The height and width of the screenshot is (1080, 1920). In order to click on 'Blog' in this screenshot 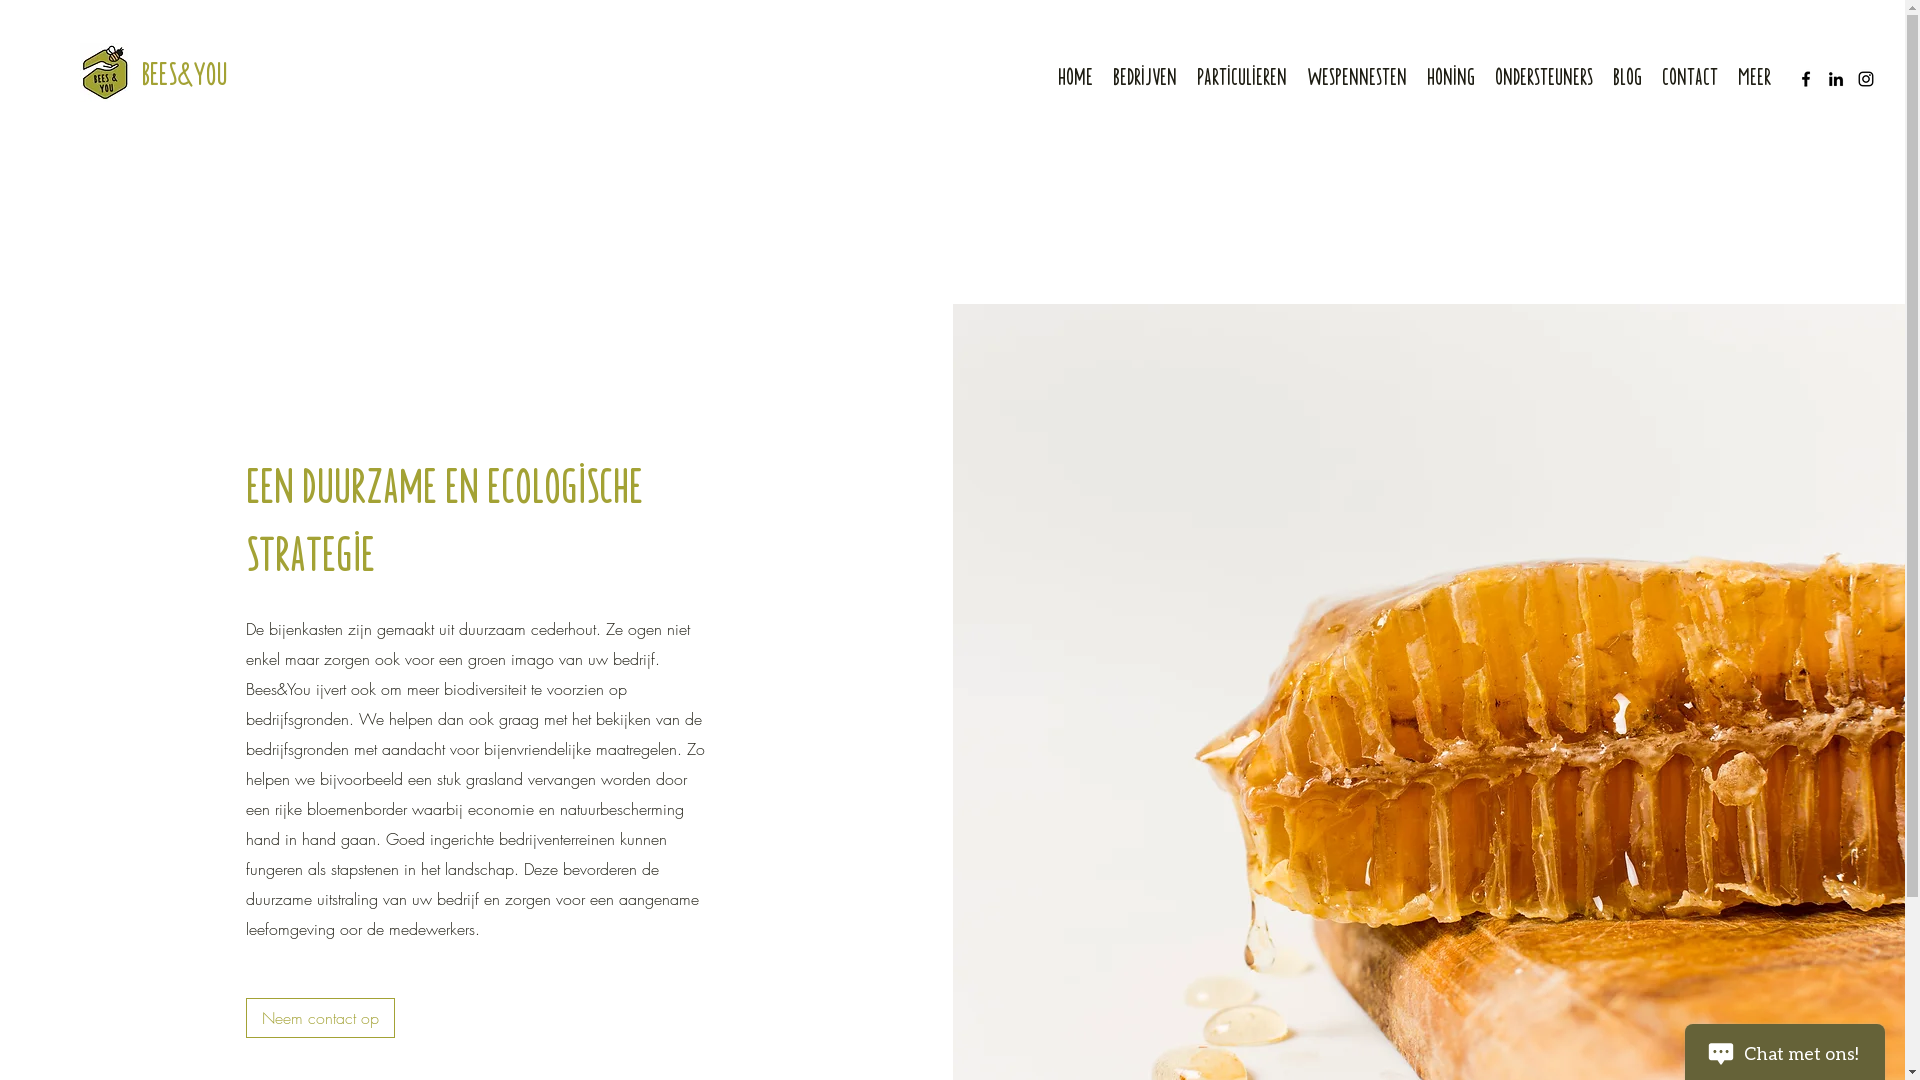, I will do `click(1627, 74)`.